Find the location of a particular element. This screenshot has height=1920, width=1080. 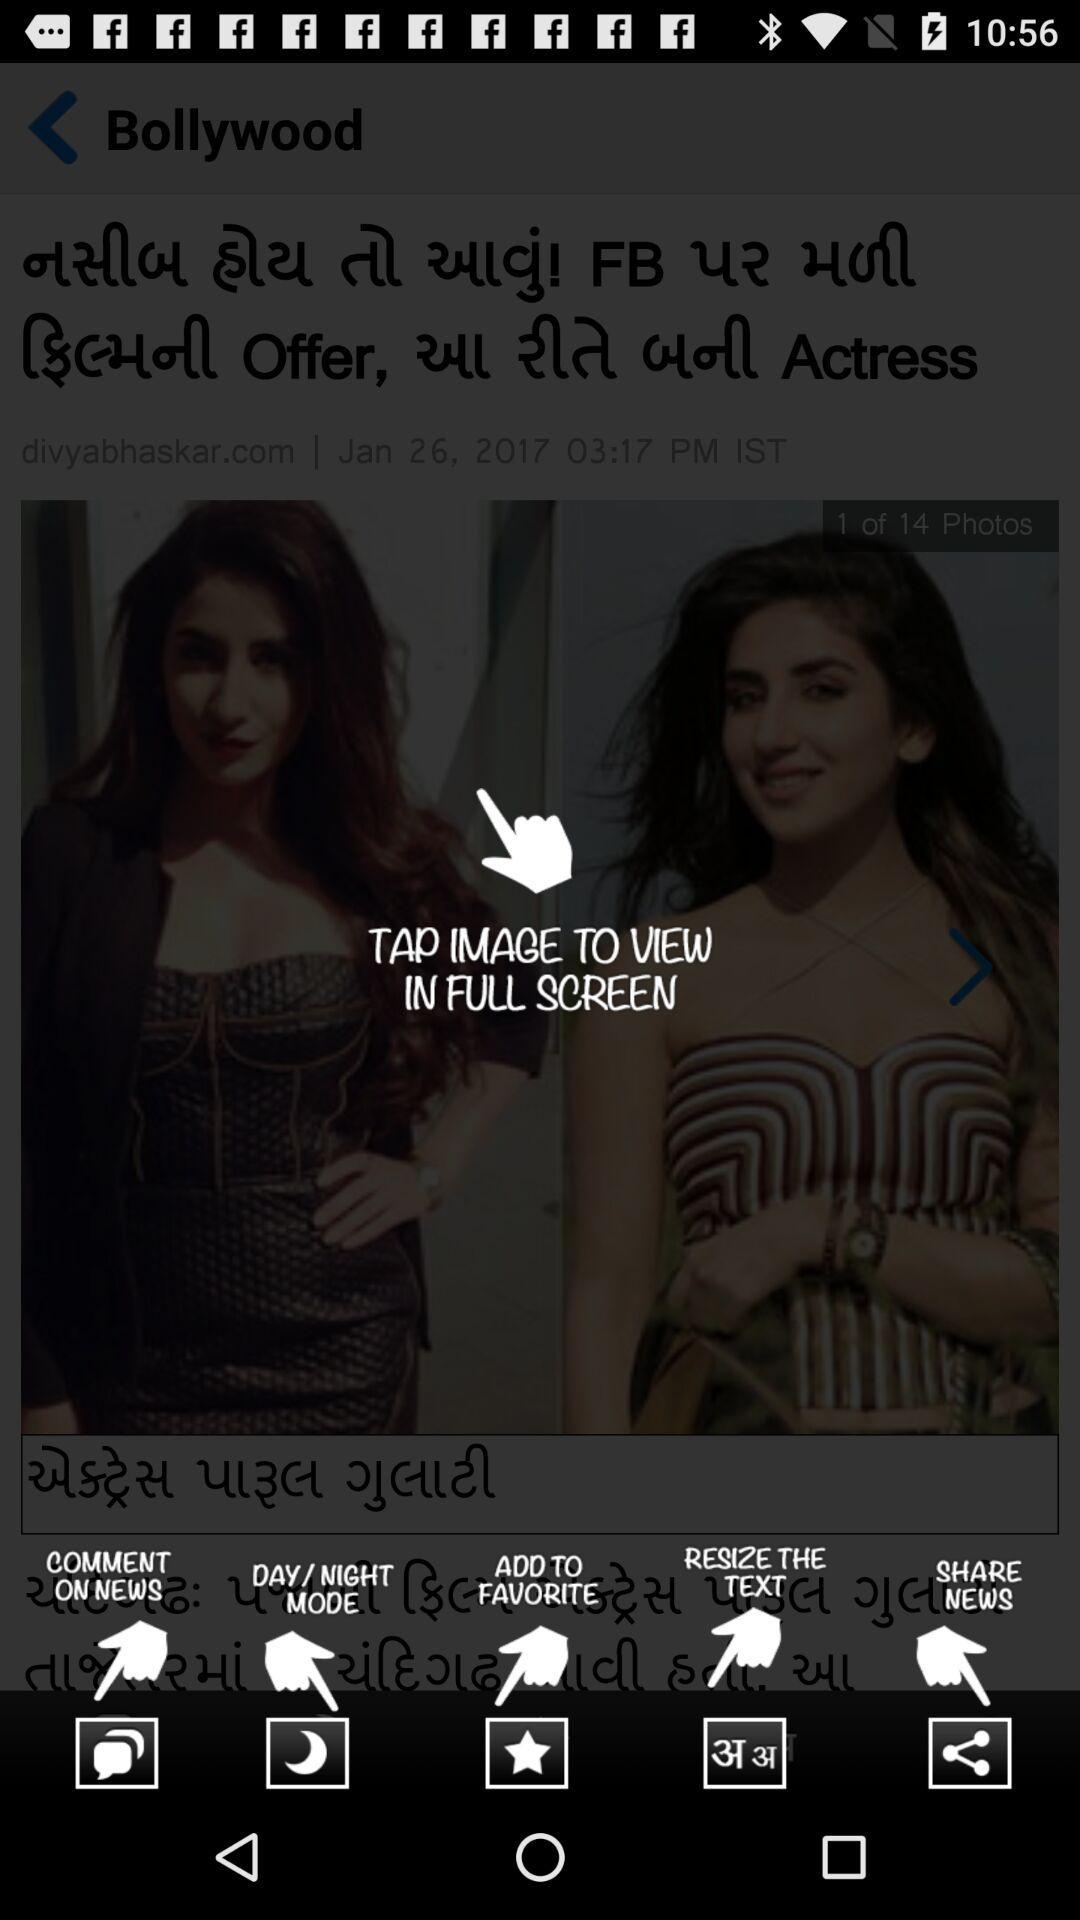

share news is located at coordinates (971, 1669).